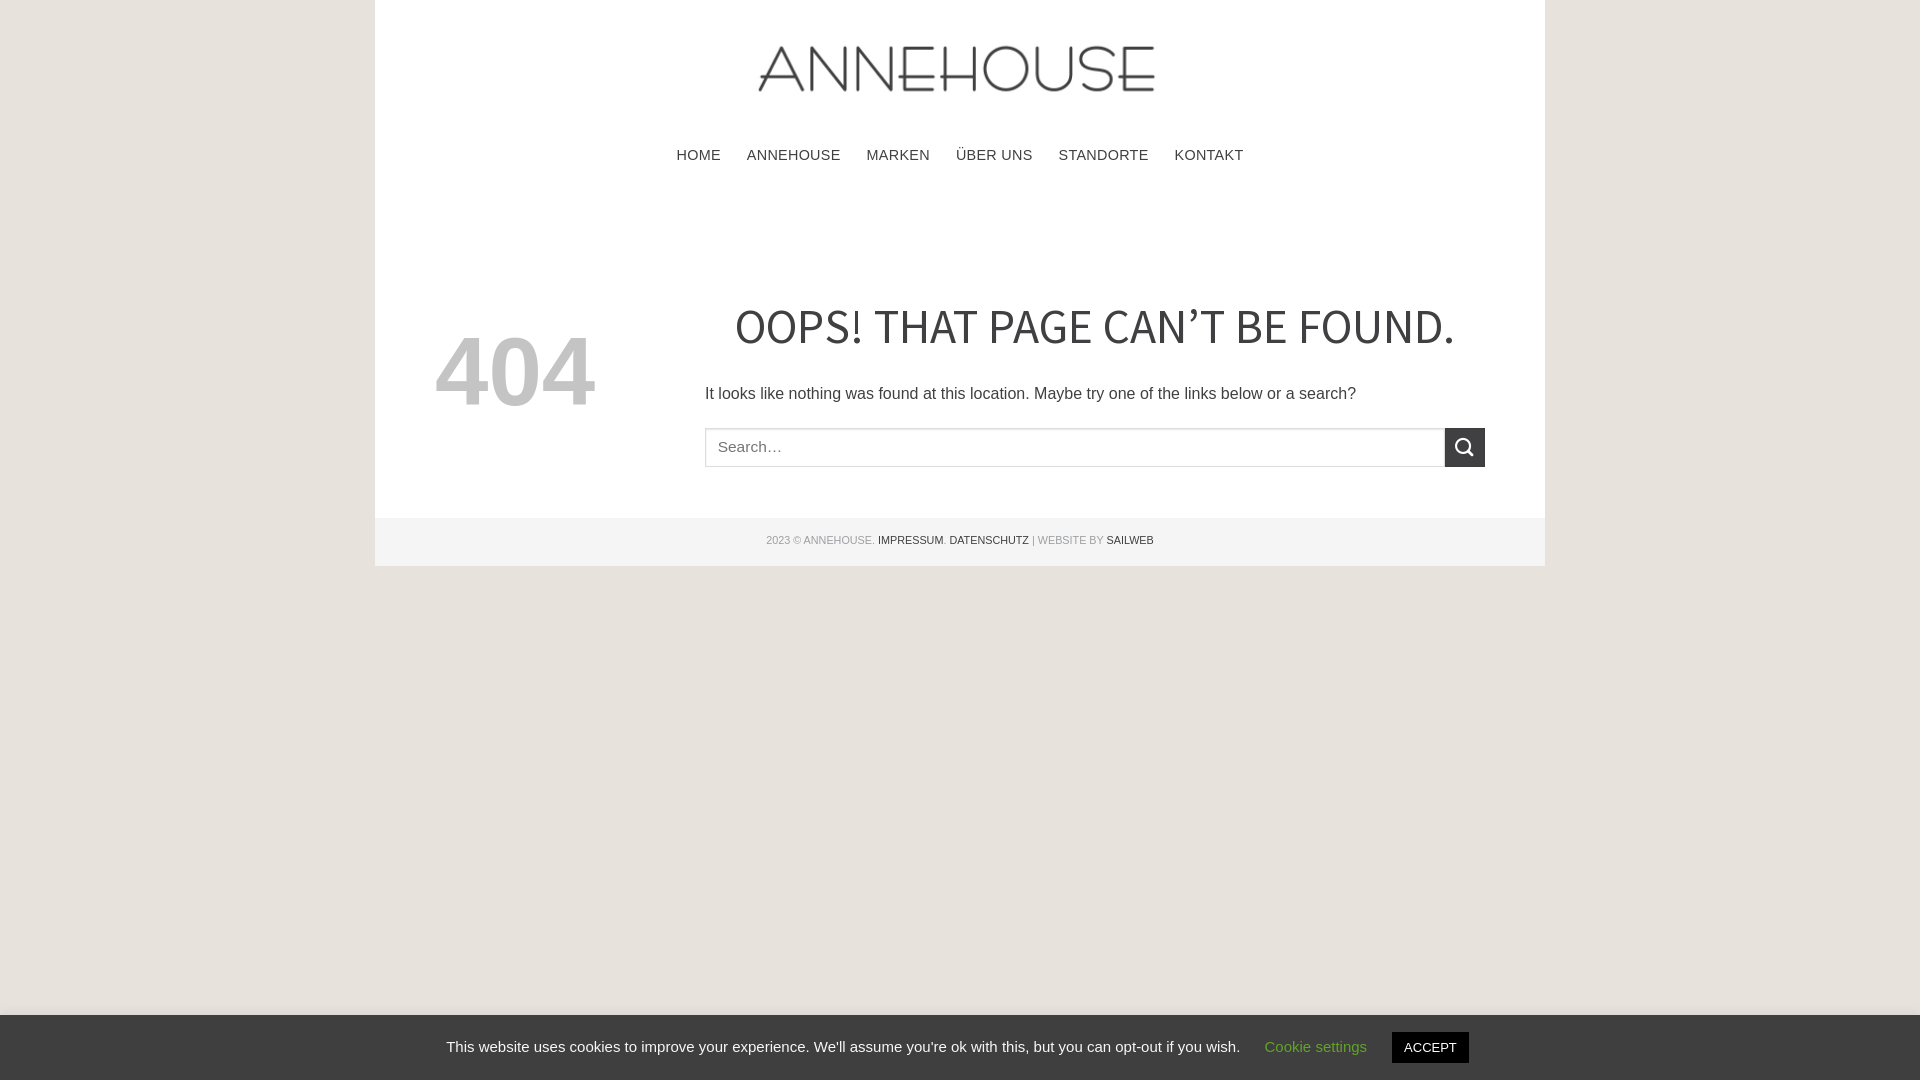 This screenshot has width=1920, height=1080. Describe the element at coordinates (1130, 540) in the screenshot. I see `'SAILWEB'` at that location.